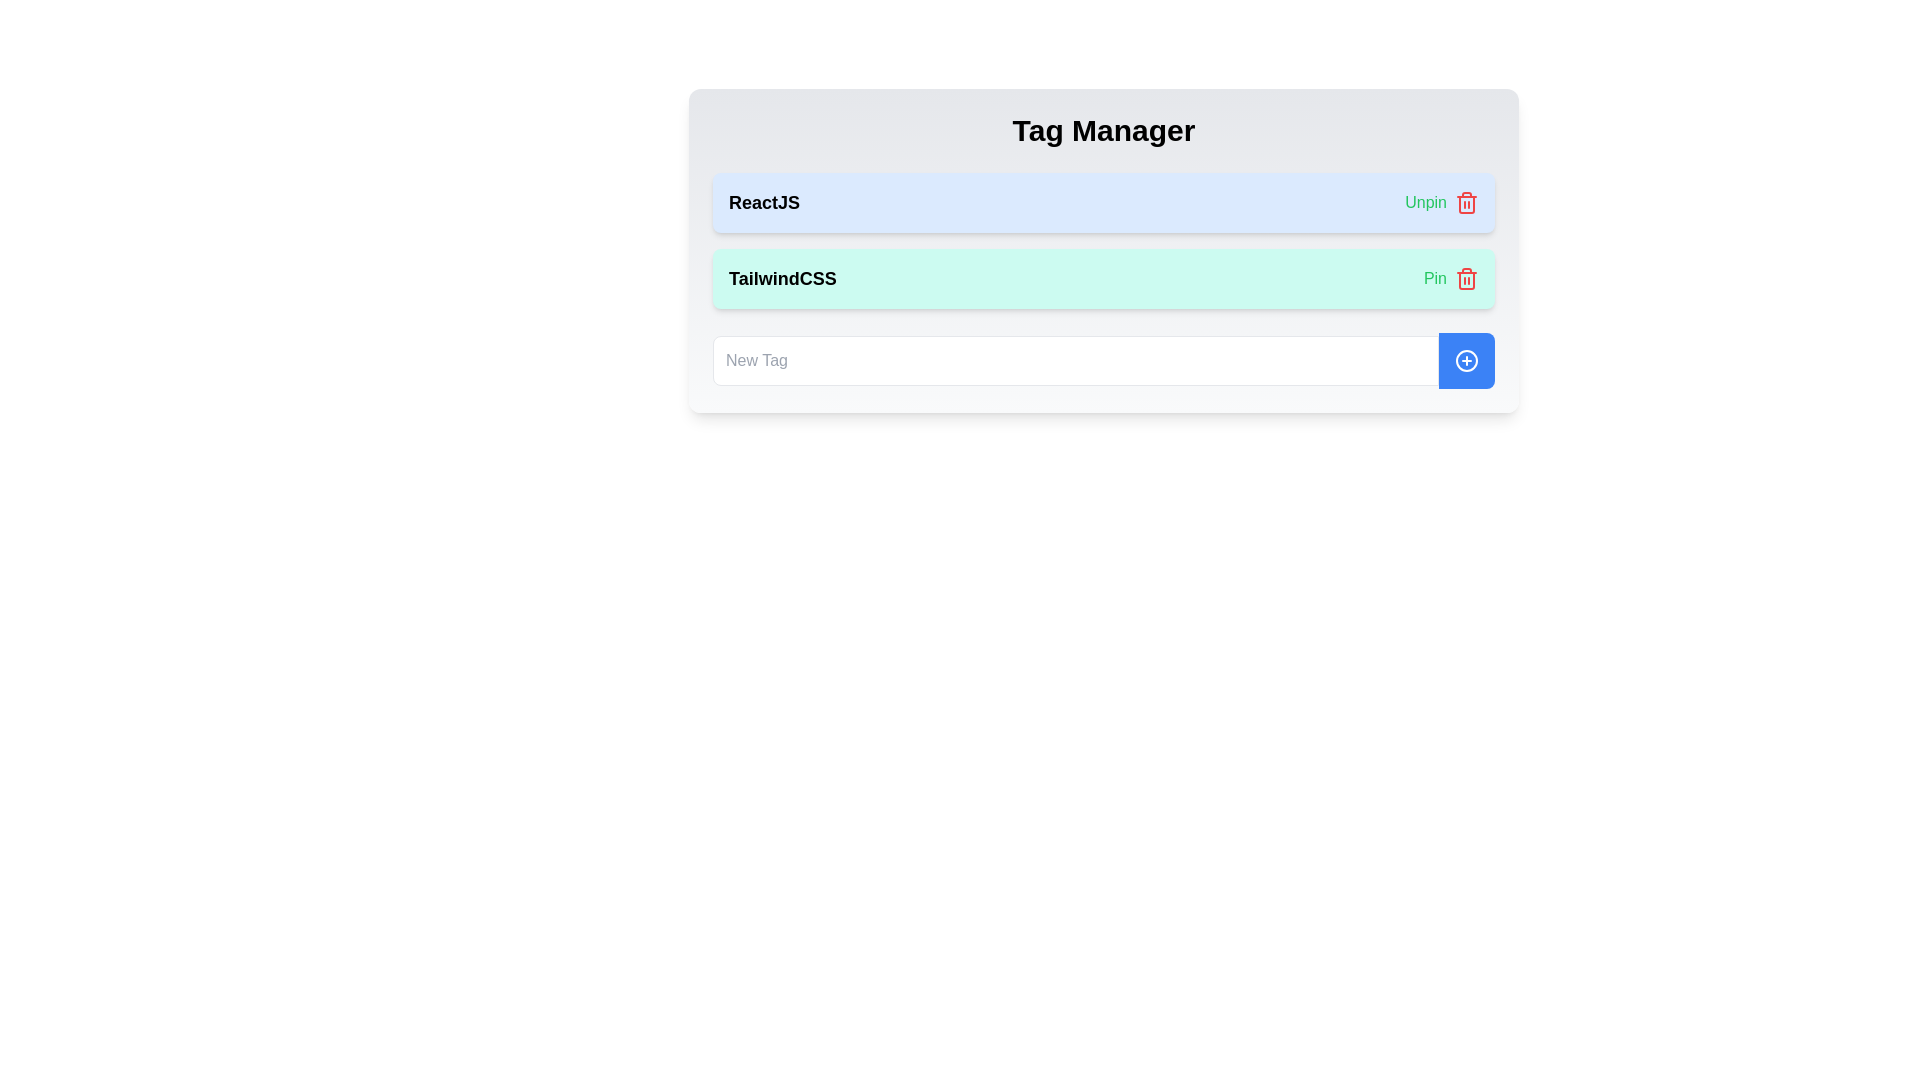 The height and width of the screenshot is (1080, 1920). I want to click on text label located on the left side of a horizontally aligned group with a light teal background and rounded corners, adjacent to the 'Pin' option, so click(781, 278).